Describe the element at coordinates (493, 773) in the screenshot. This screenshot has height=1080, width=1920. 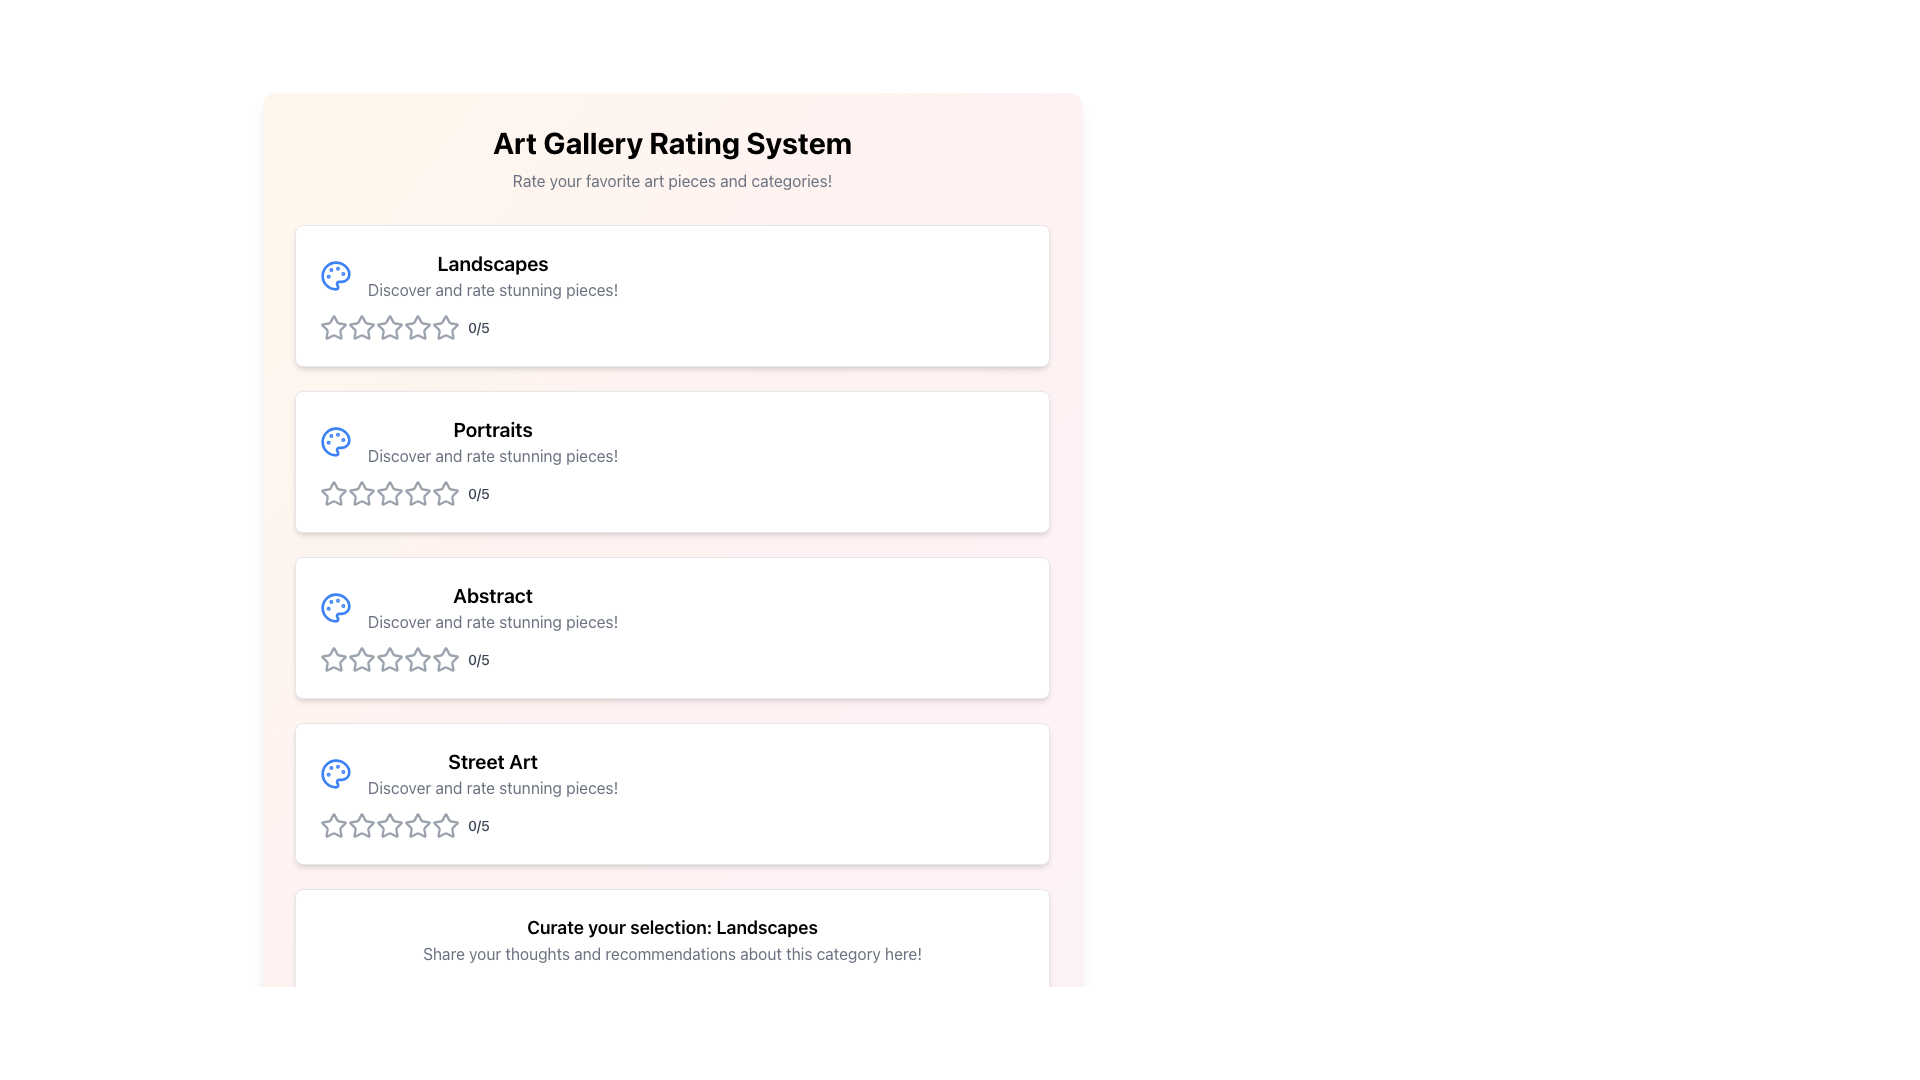
I see `the textual display component that serves as a title and description for the 'Street Art' category in the rating system, which is the fourth item in a vertically arranged list` at that location.